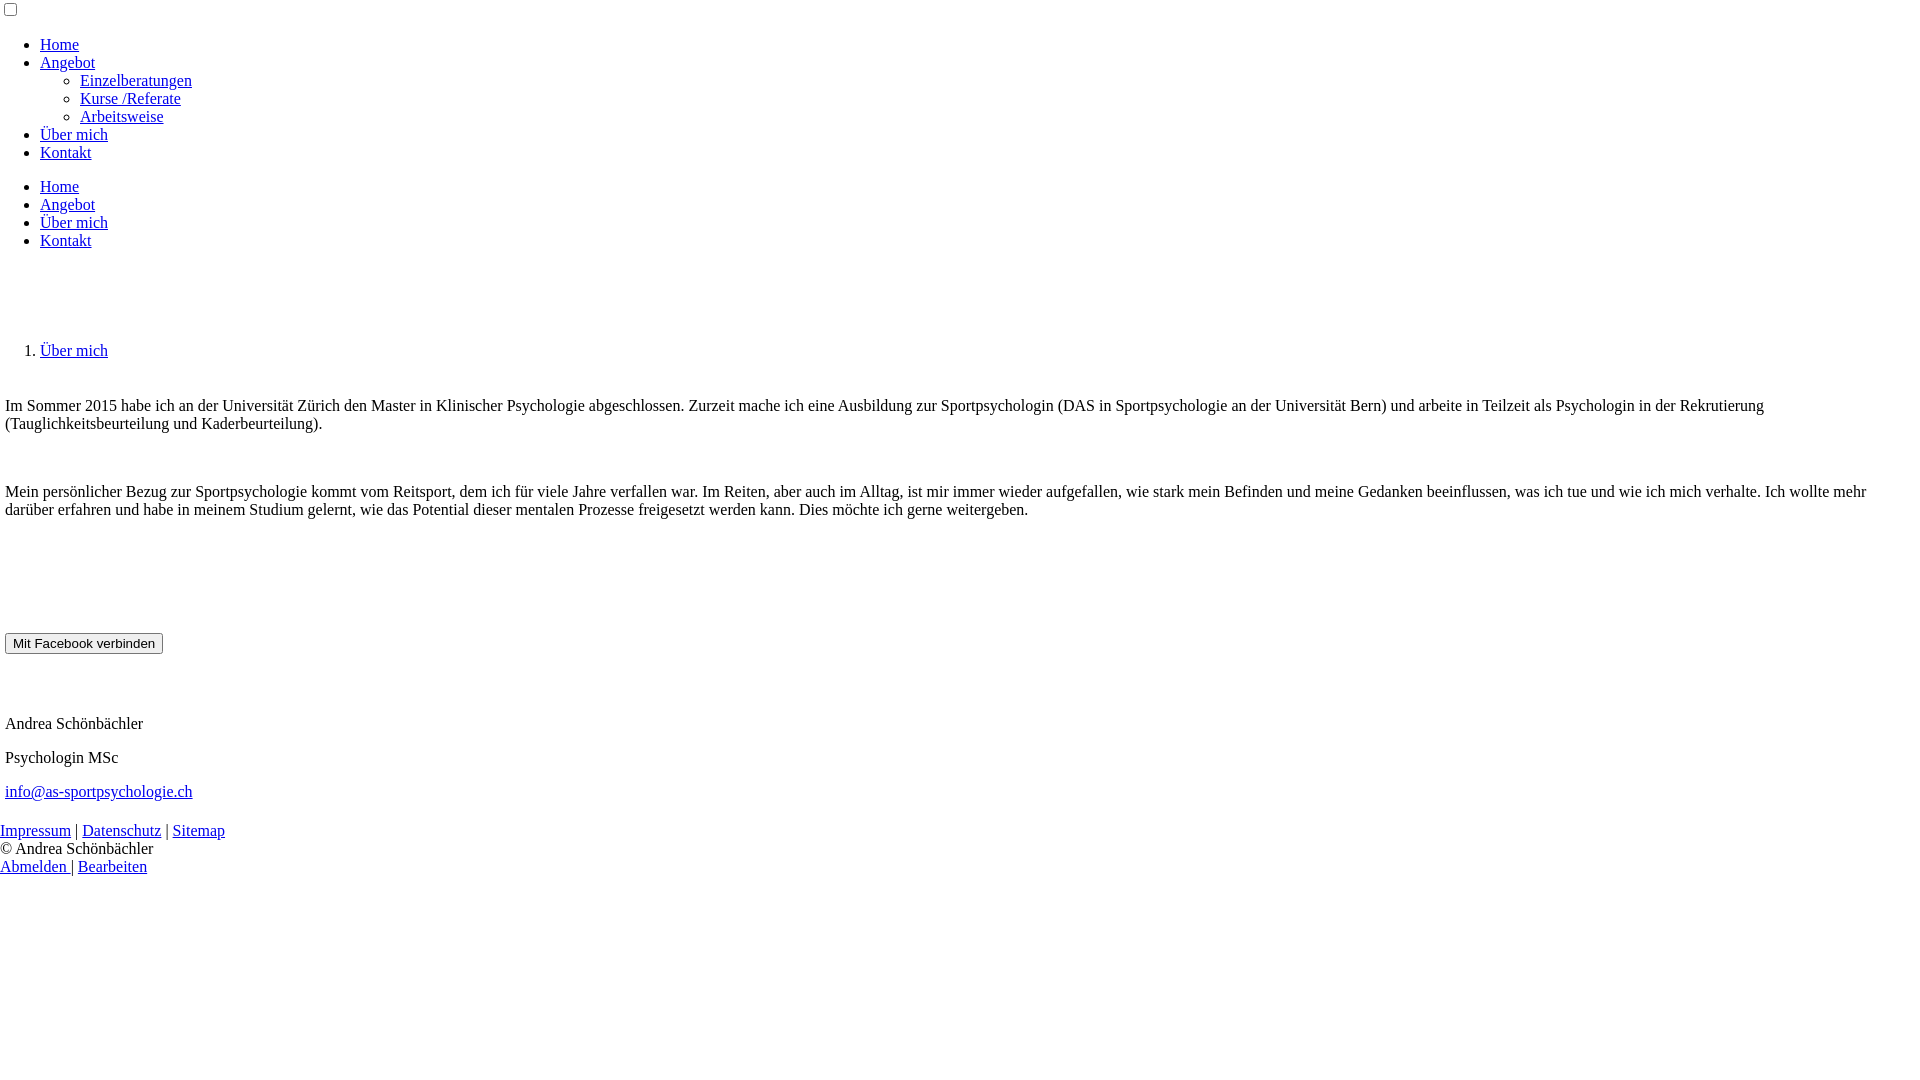  What do you see at coordinates (98, 790) in the screenshot?
I see `'info@as-sportpsychologie.ch'` at bounding box center [98, 790].